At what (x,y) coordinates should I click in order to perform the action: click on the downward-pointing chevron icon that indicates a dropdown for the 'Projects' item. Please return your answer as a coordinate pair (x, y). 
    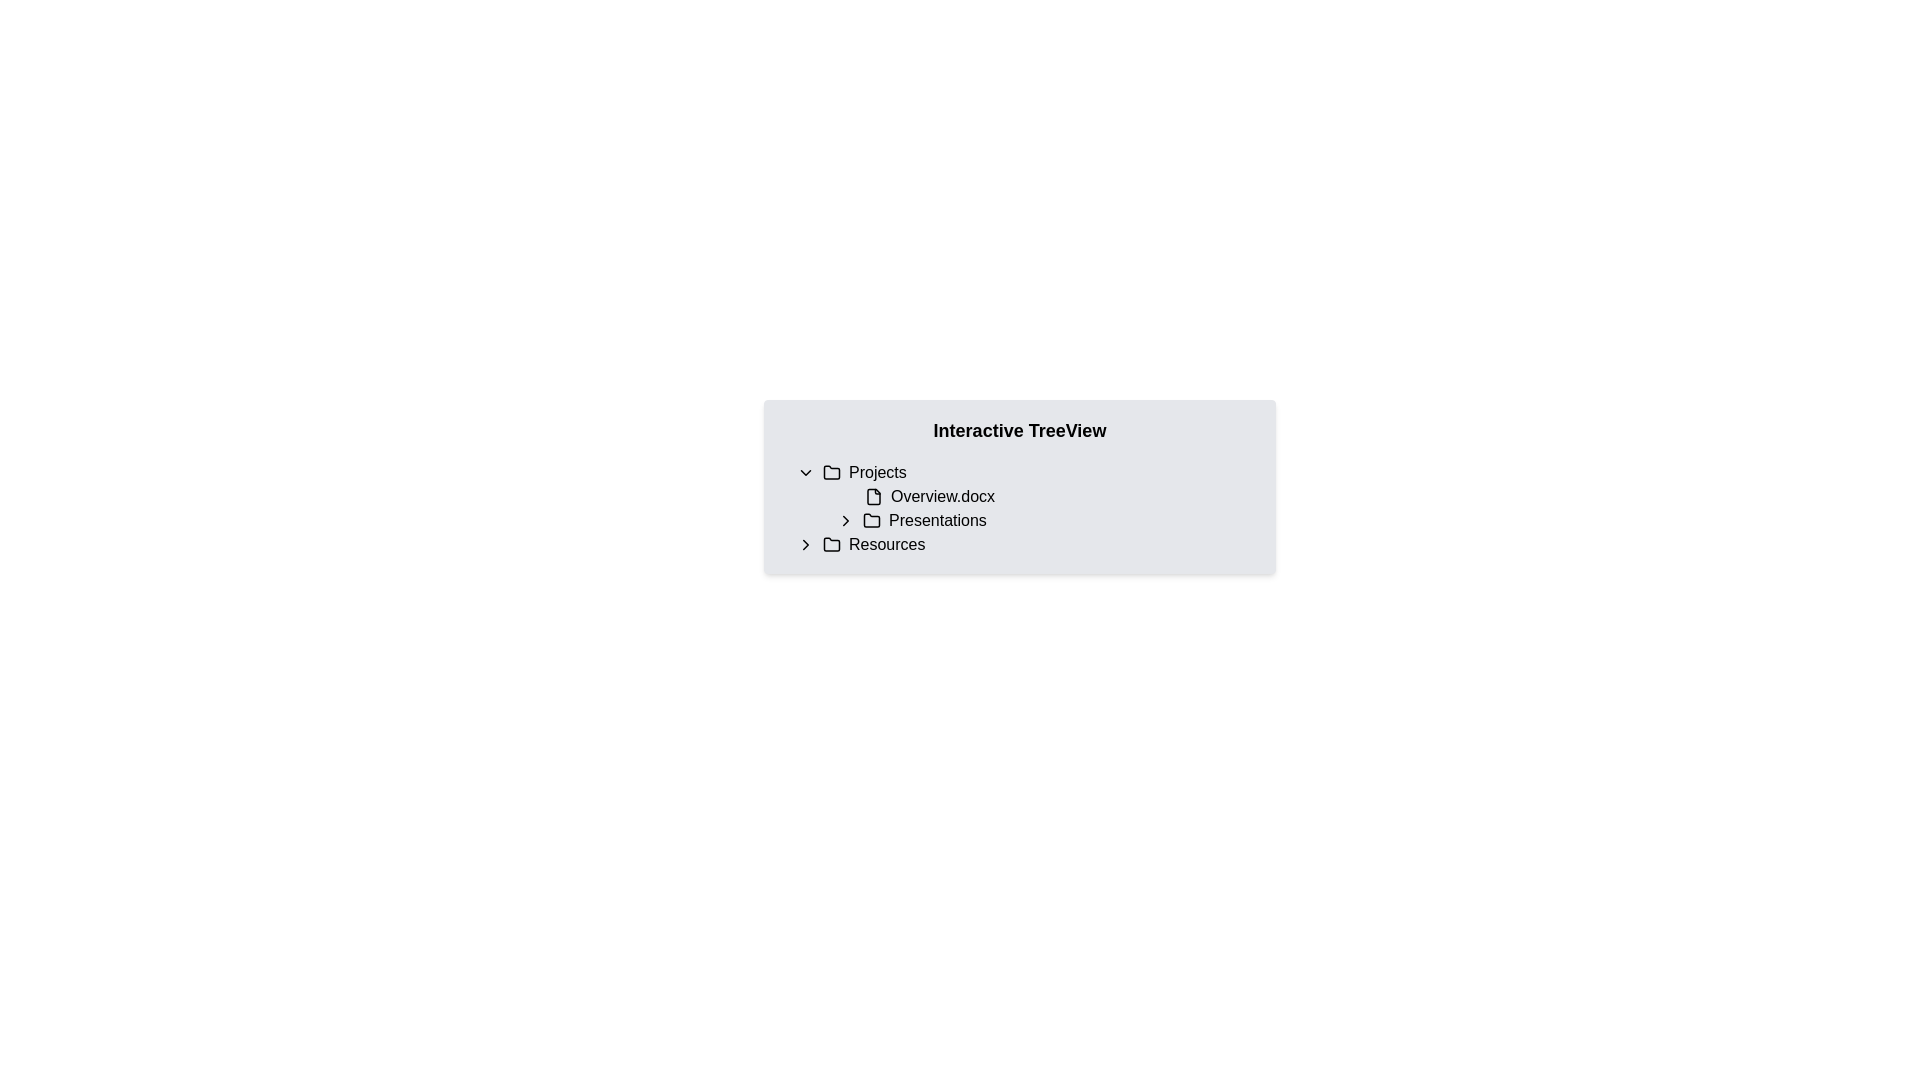
    Looking at the image, I should click on (806, 473).